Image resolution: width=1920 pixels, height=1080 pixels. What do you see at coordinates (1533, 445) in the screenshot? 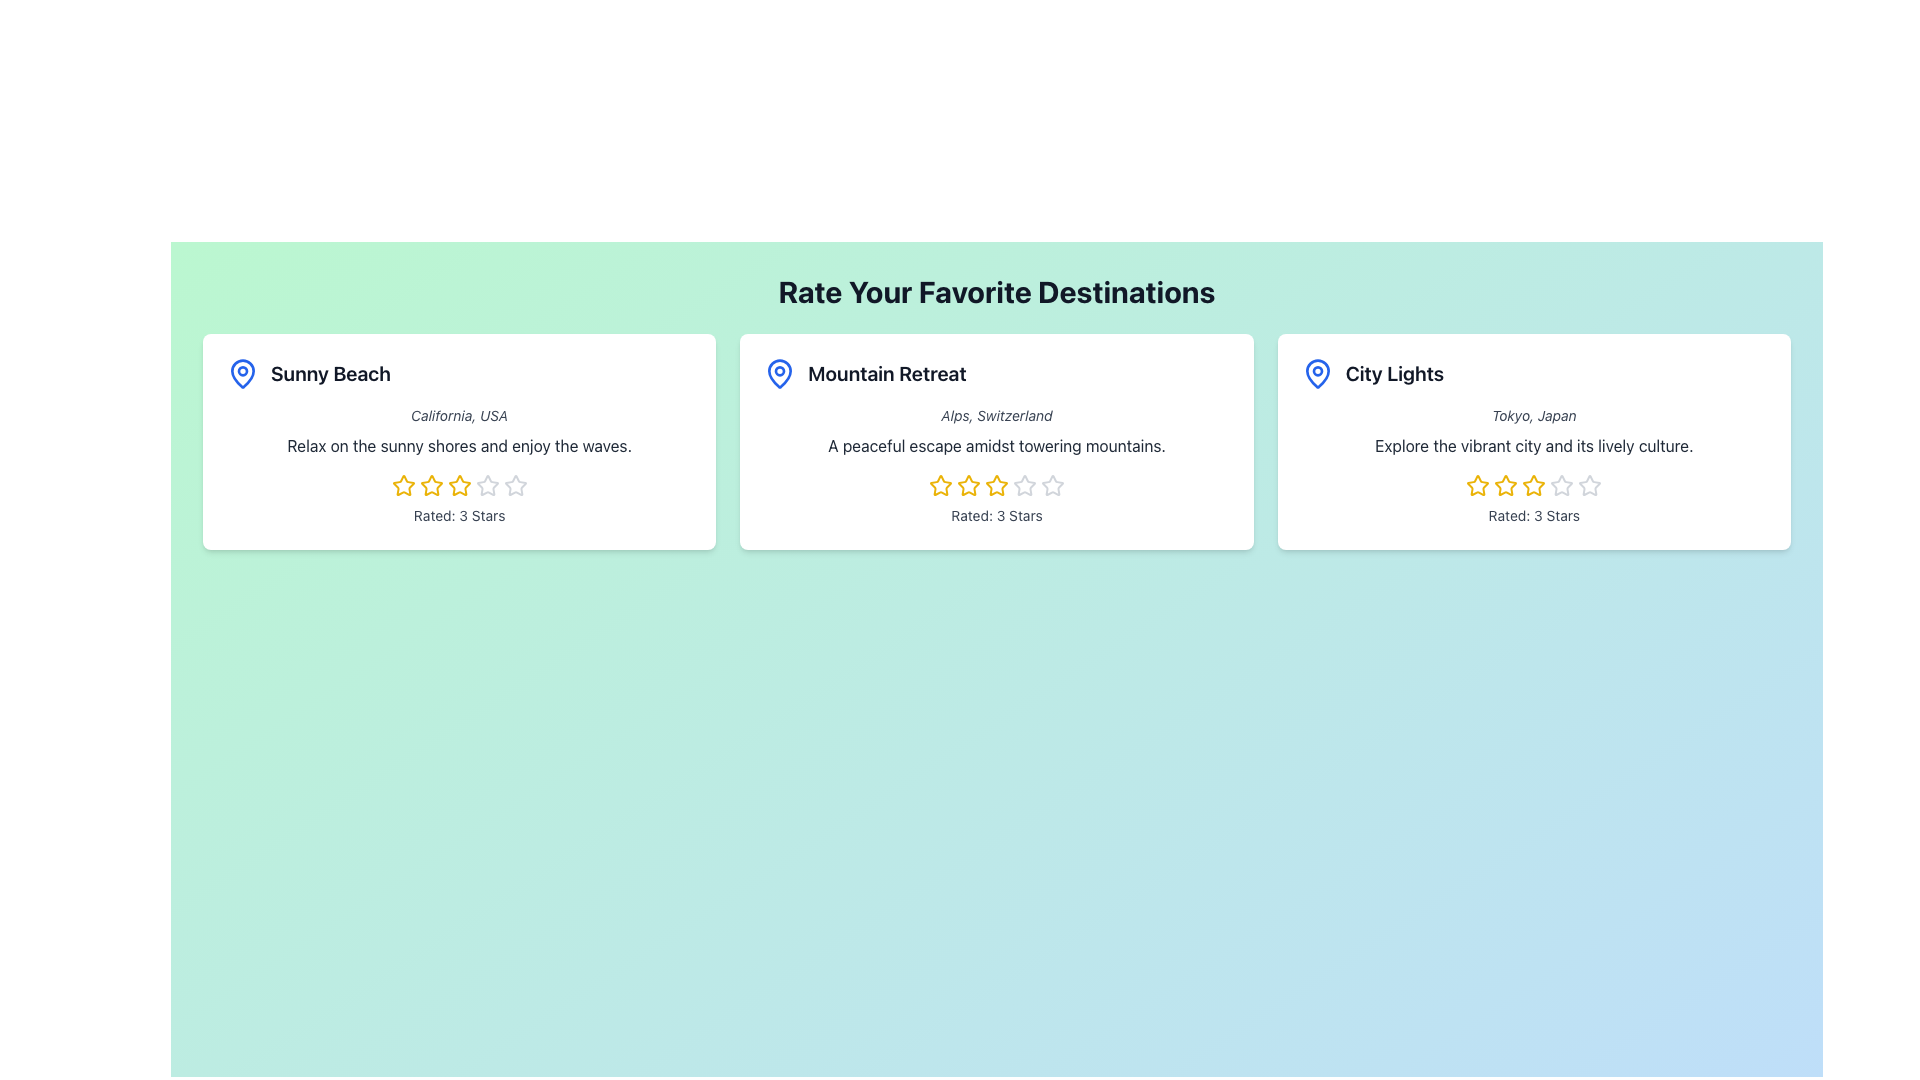
I see `the text block reading 'Explore the vibrant city and its lively culture.' which is styled in gray font and located within the 'City Lights' card` at bounding box center [1533, 445].